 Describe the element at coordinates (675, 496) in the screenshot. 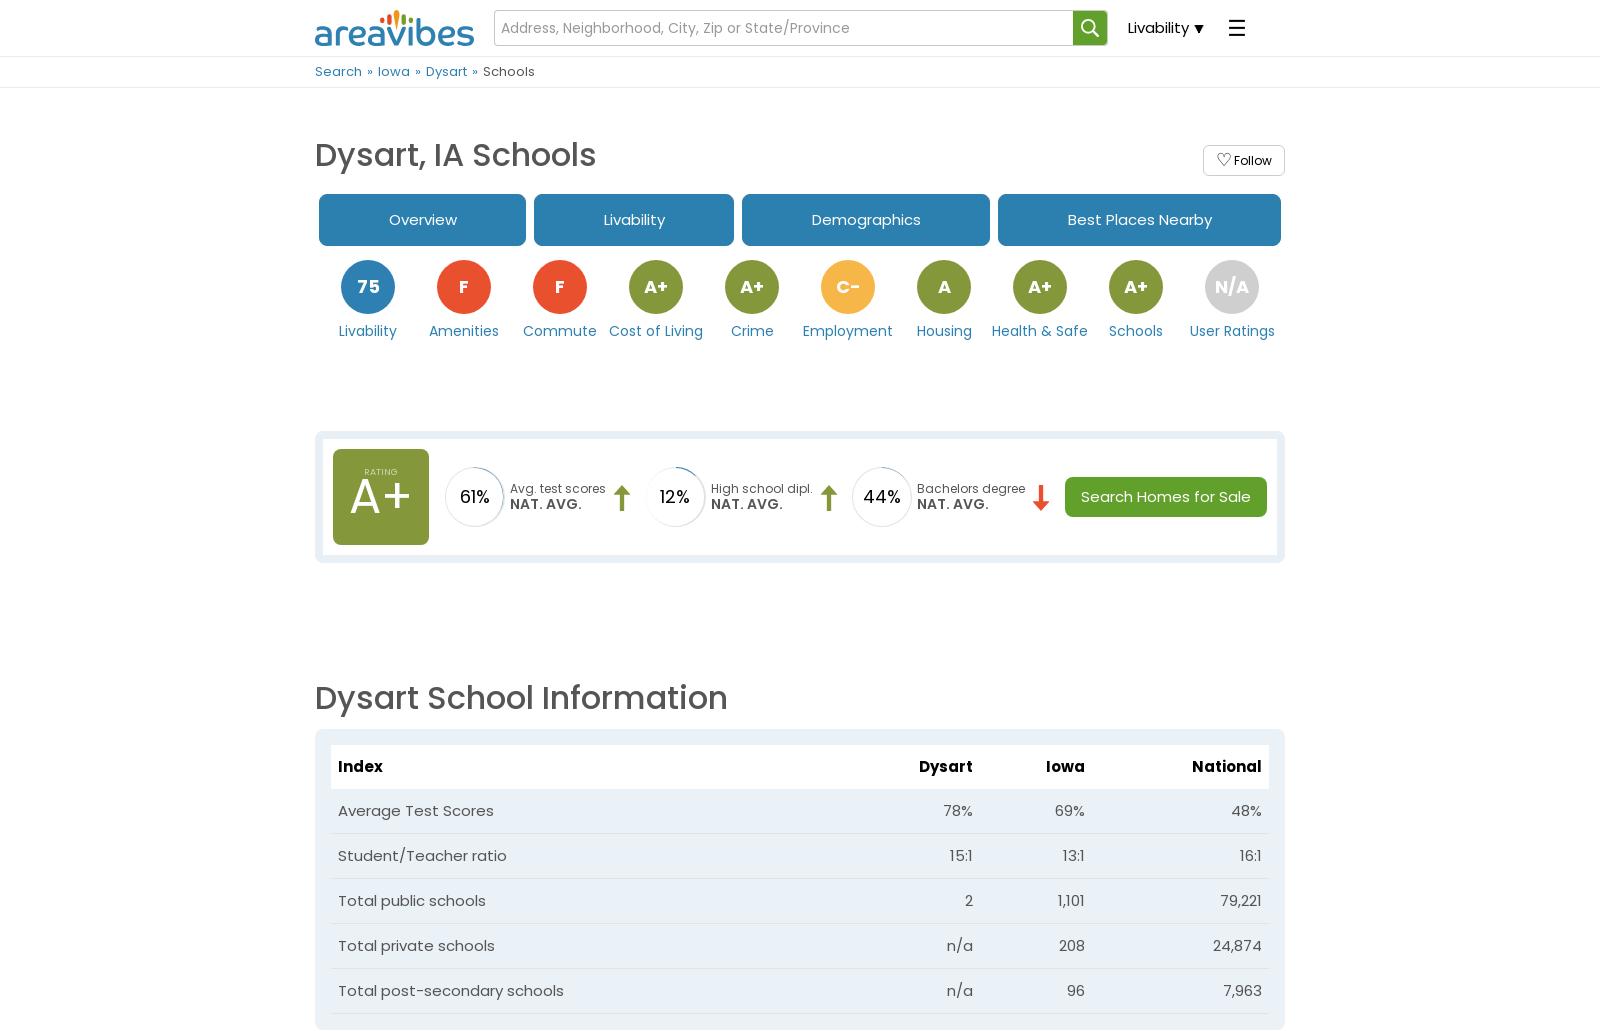

I see `'12%'` at that location.